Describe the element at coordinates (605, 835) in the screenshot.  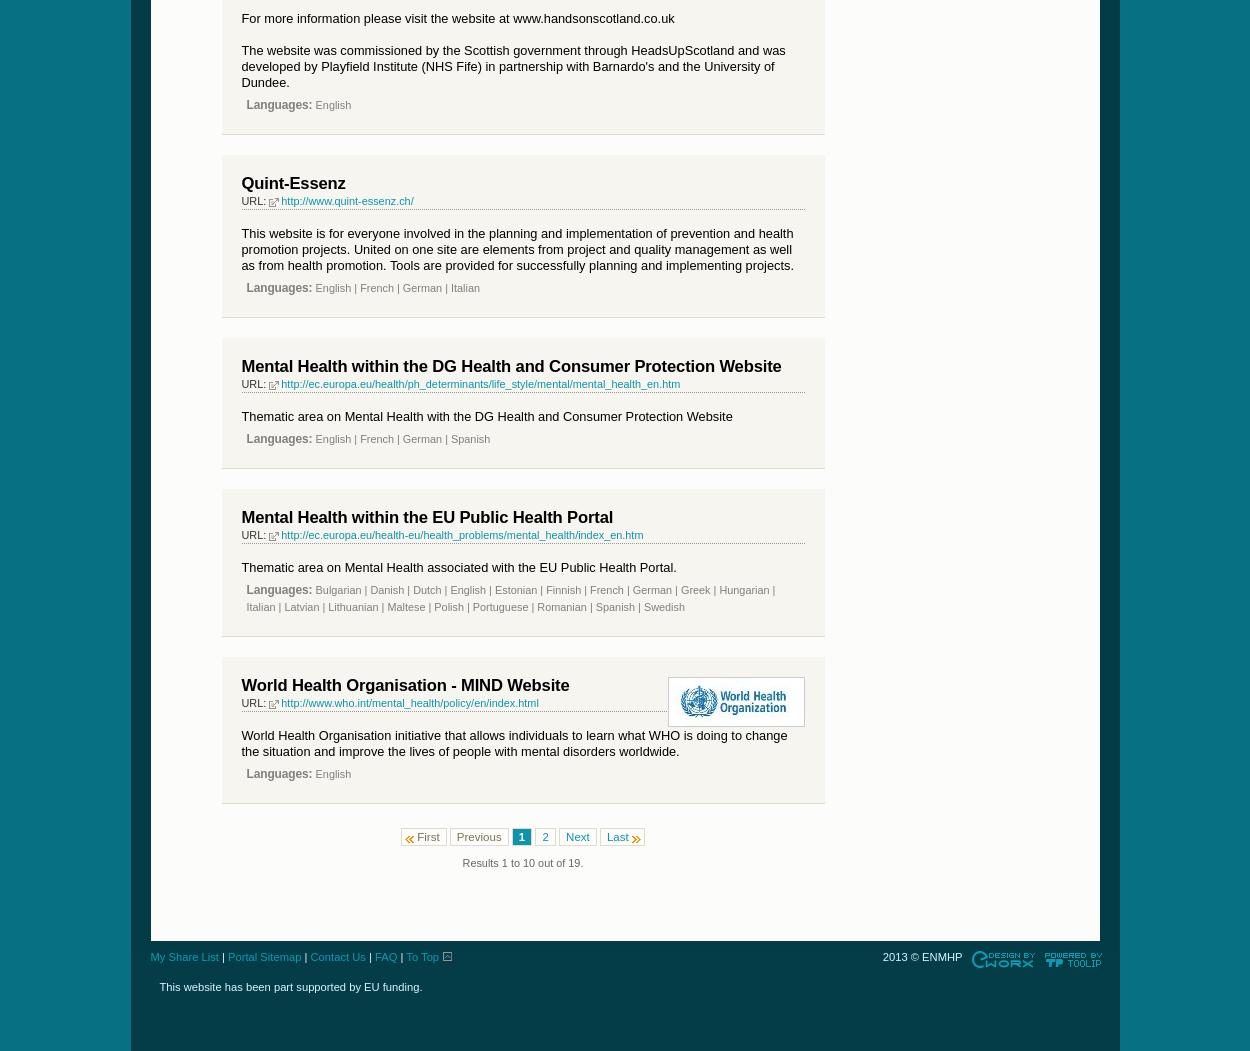
I see `'Last'` at that location.